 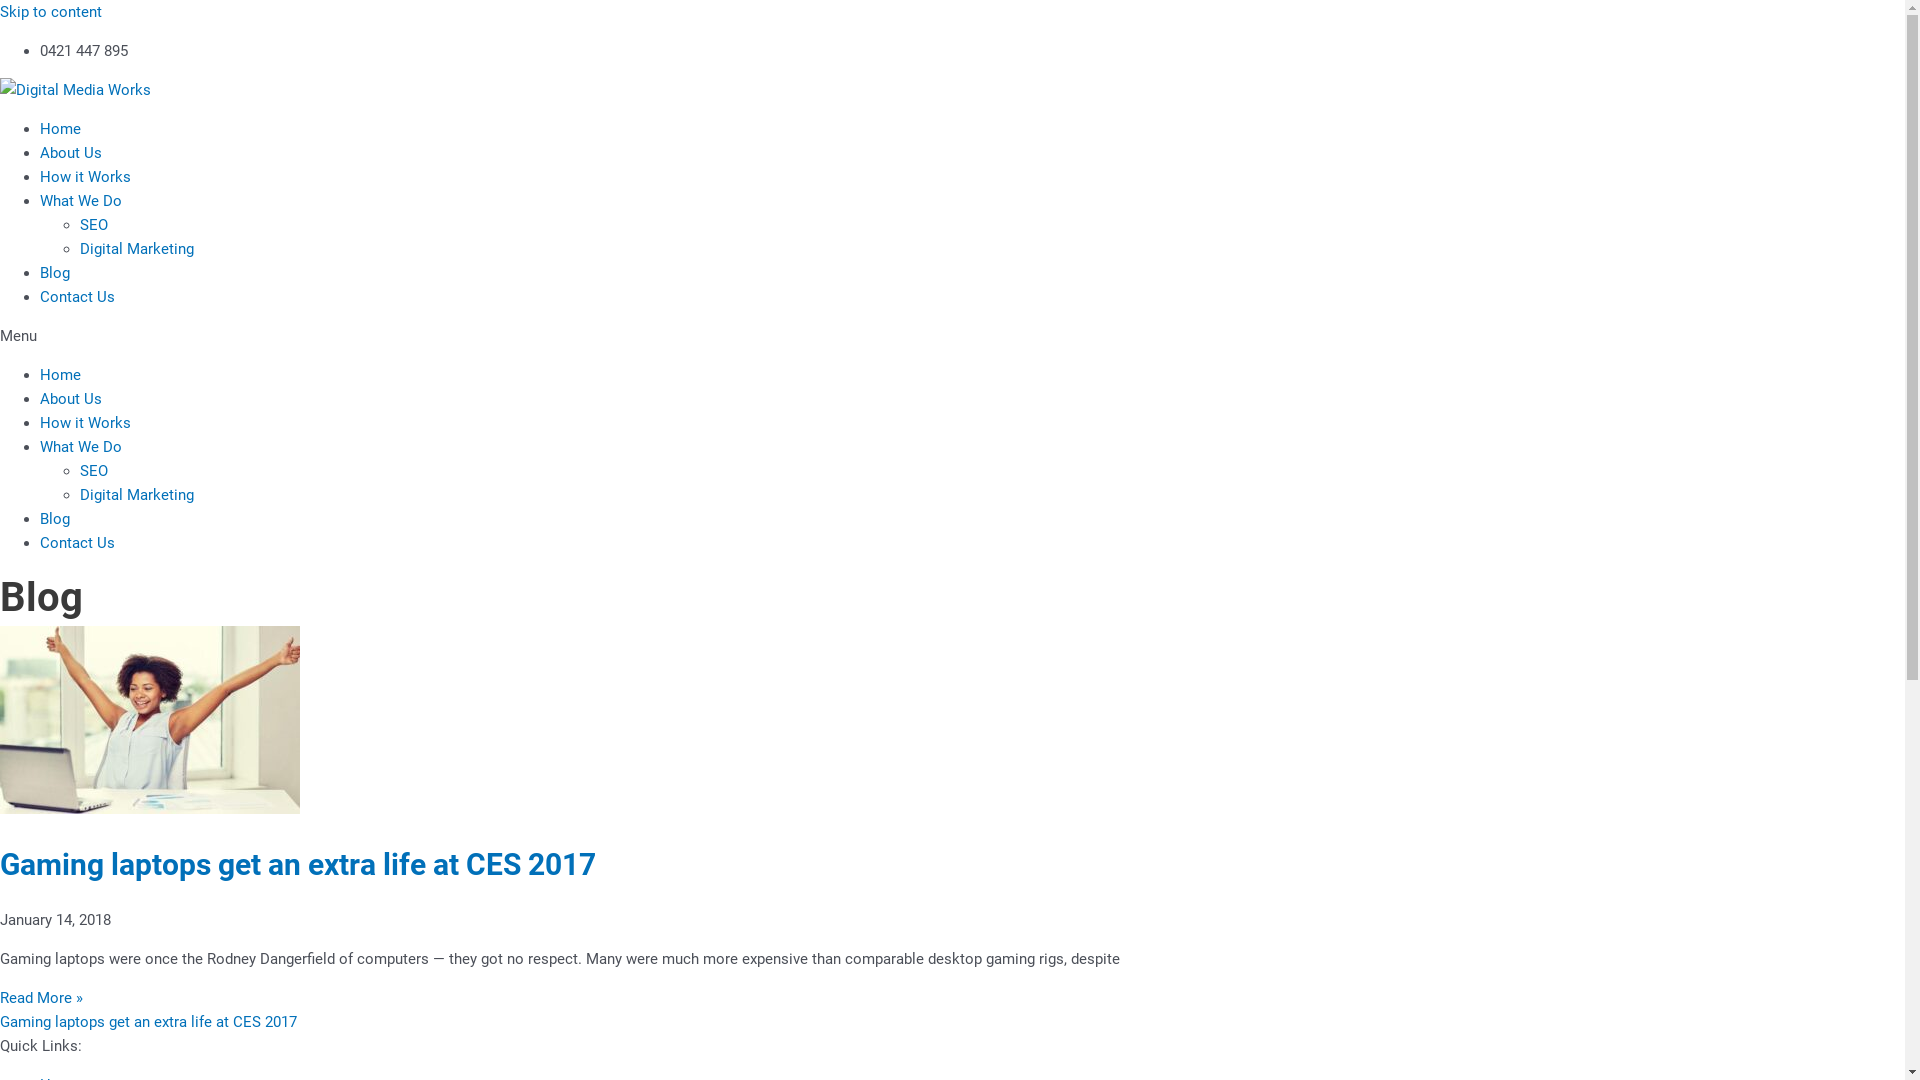 I want to click on 'Skip to content', so click(x=51, y=11).